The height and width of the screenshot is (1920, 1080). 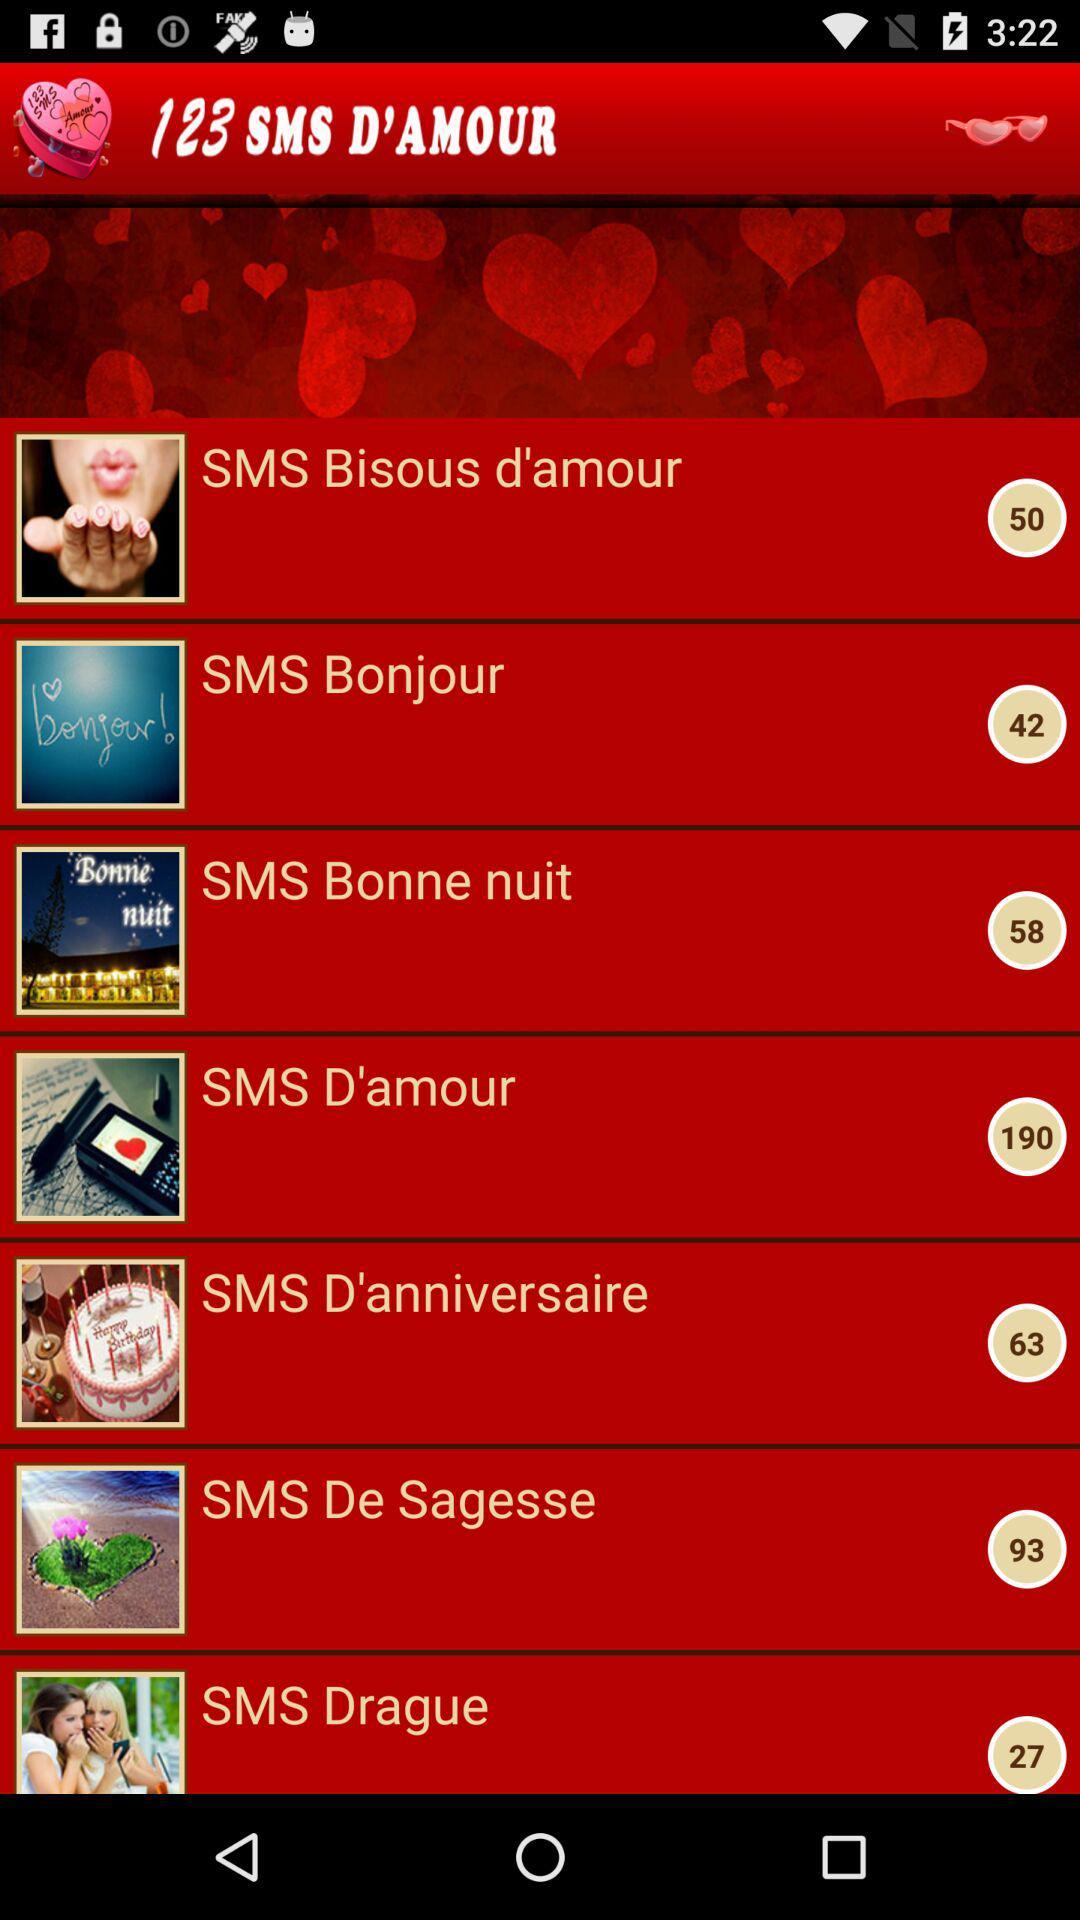 What do you see at coordinates (995, 127) in the screenshot?
I see `messages` at bounding box center [995, 127].